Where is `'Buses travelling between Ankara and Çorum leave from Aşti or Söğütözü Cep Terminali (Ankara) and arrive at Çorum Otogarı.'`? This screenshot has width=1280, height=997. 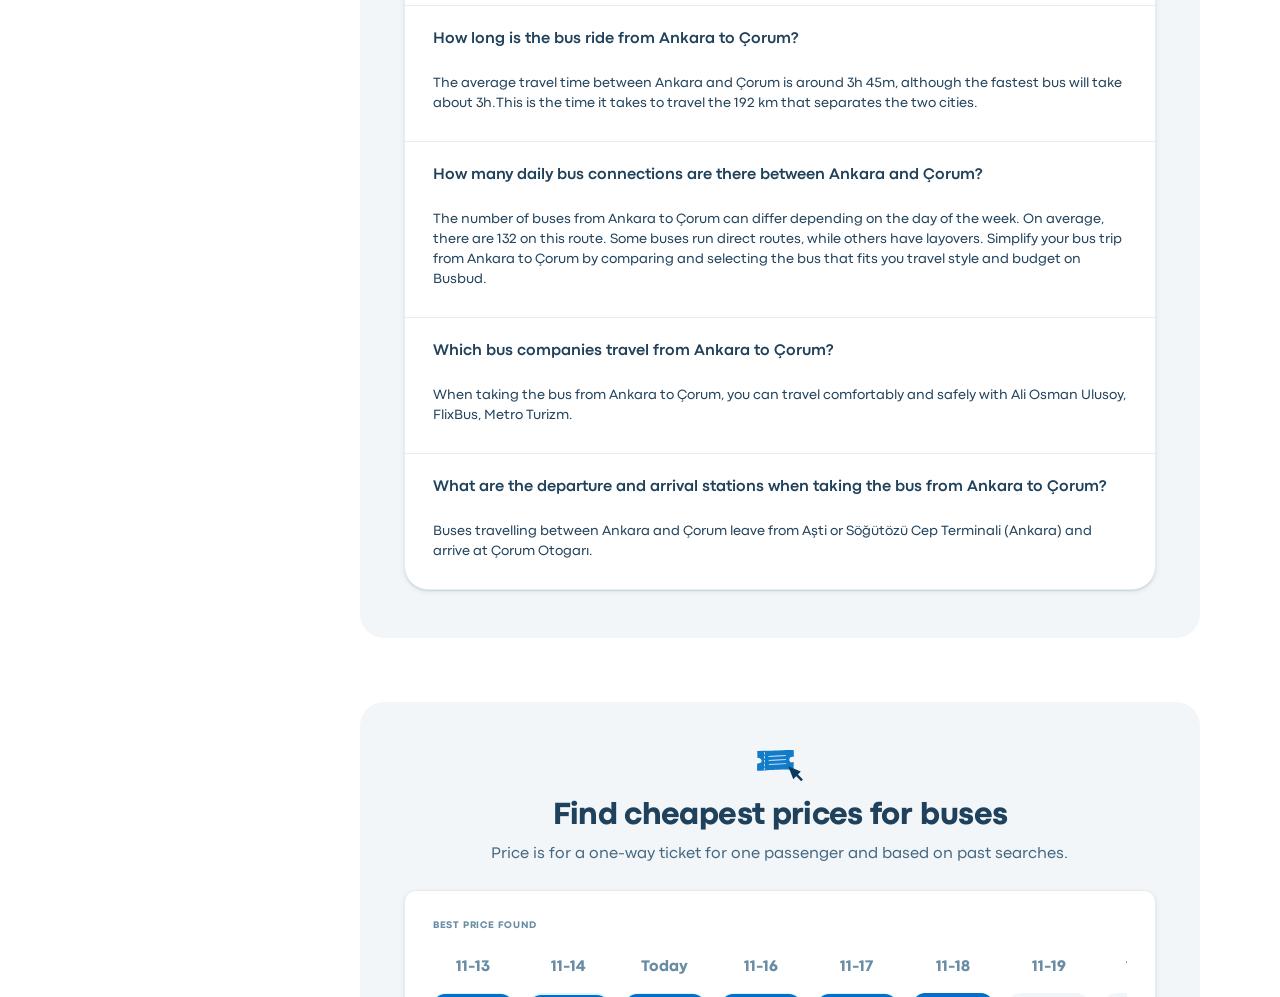
'Buses travelling between Ankara and Çorum leave from Aşti or Söğütözü Cep Terminali (Ankara) and arrive at Çorum Otogarı.' is located at coordinates (760, 538).